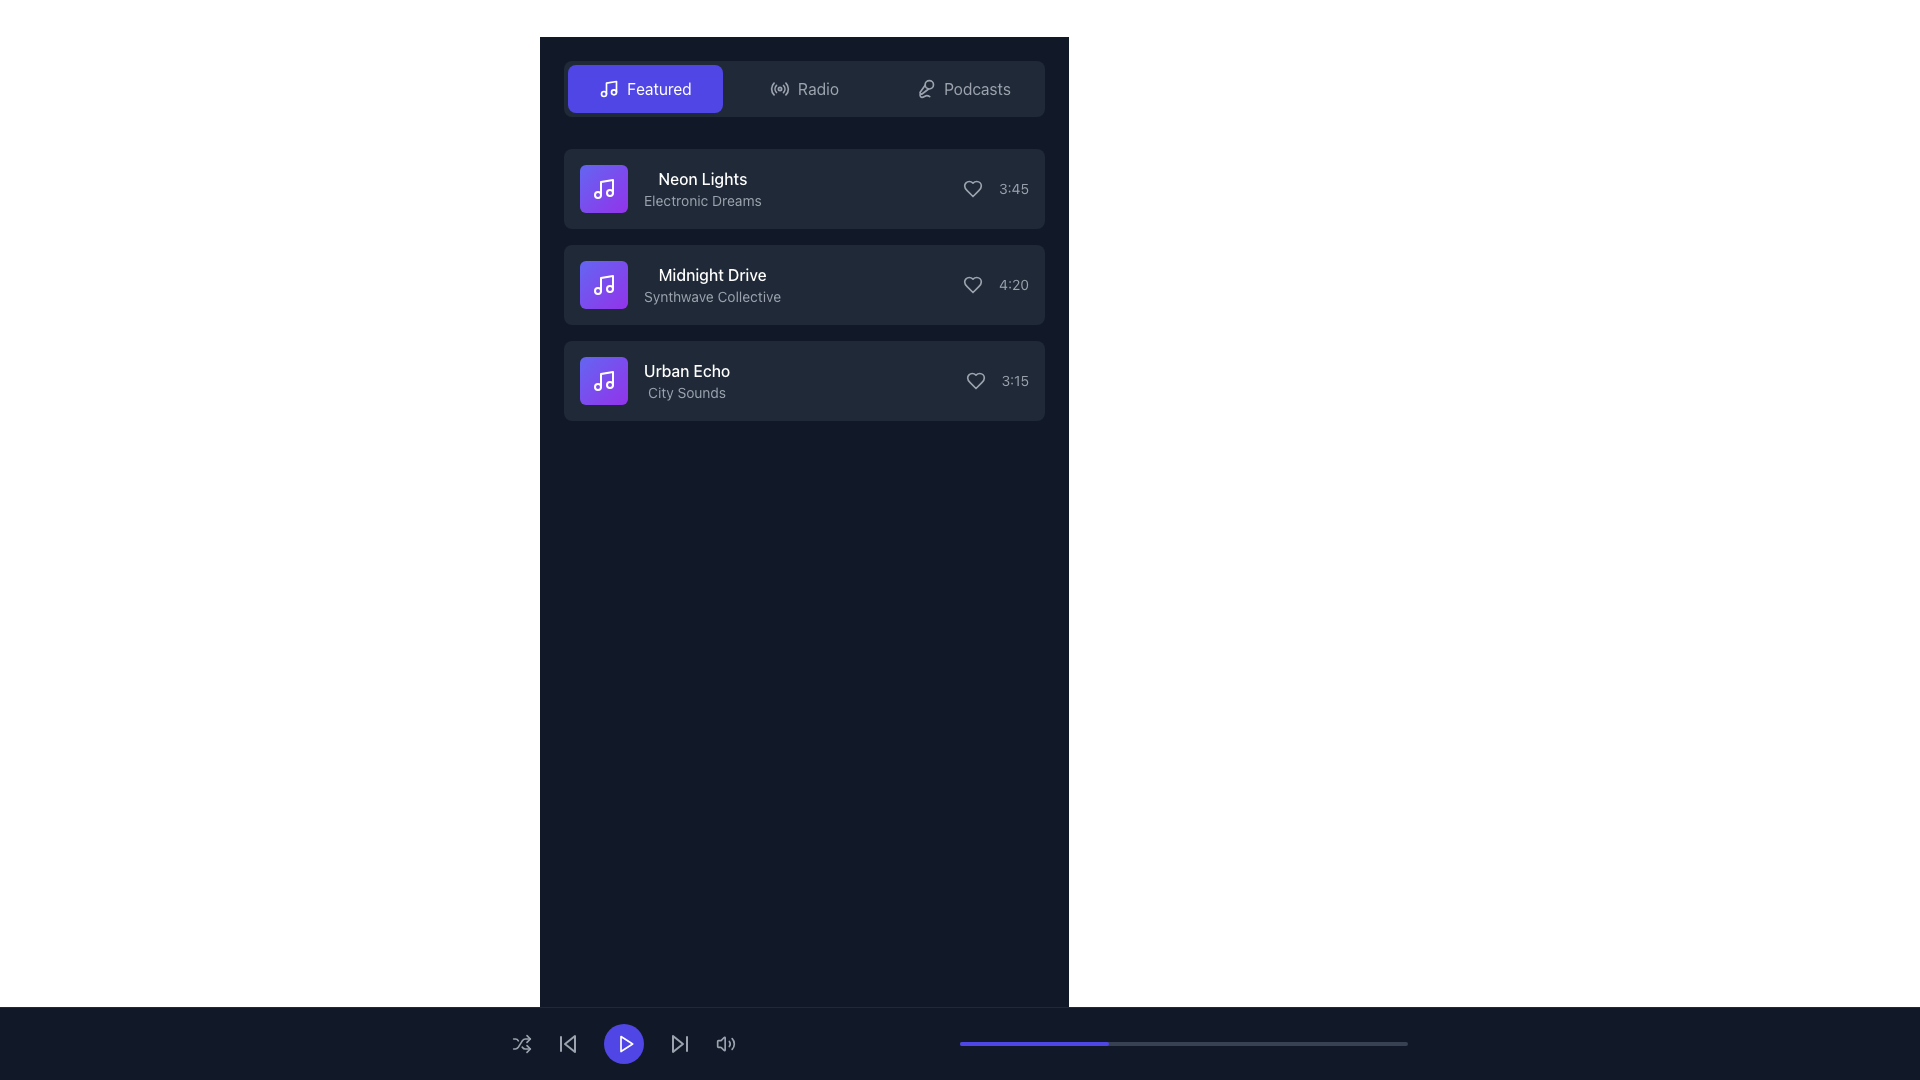 Image resolution: width=1920 pixels, height=1080 pixels. Describe the element at coordinates (605, 187) in the screenshot. I see `the visual representation of the music note icon associated with the 'Neon Lights' item, which includes the main vertical line and the upper note portion` at that location.